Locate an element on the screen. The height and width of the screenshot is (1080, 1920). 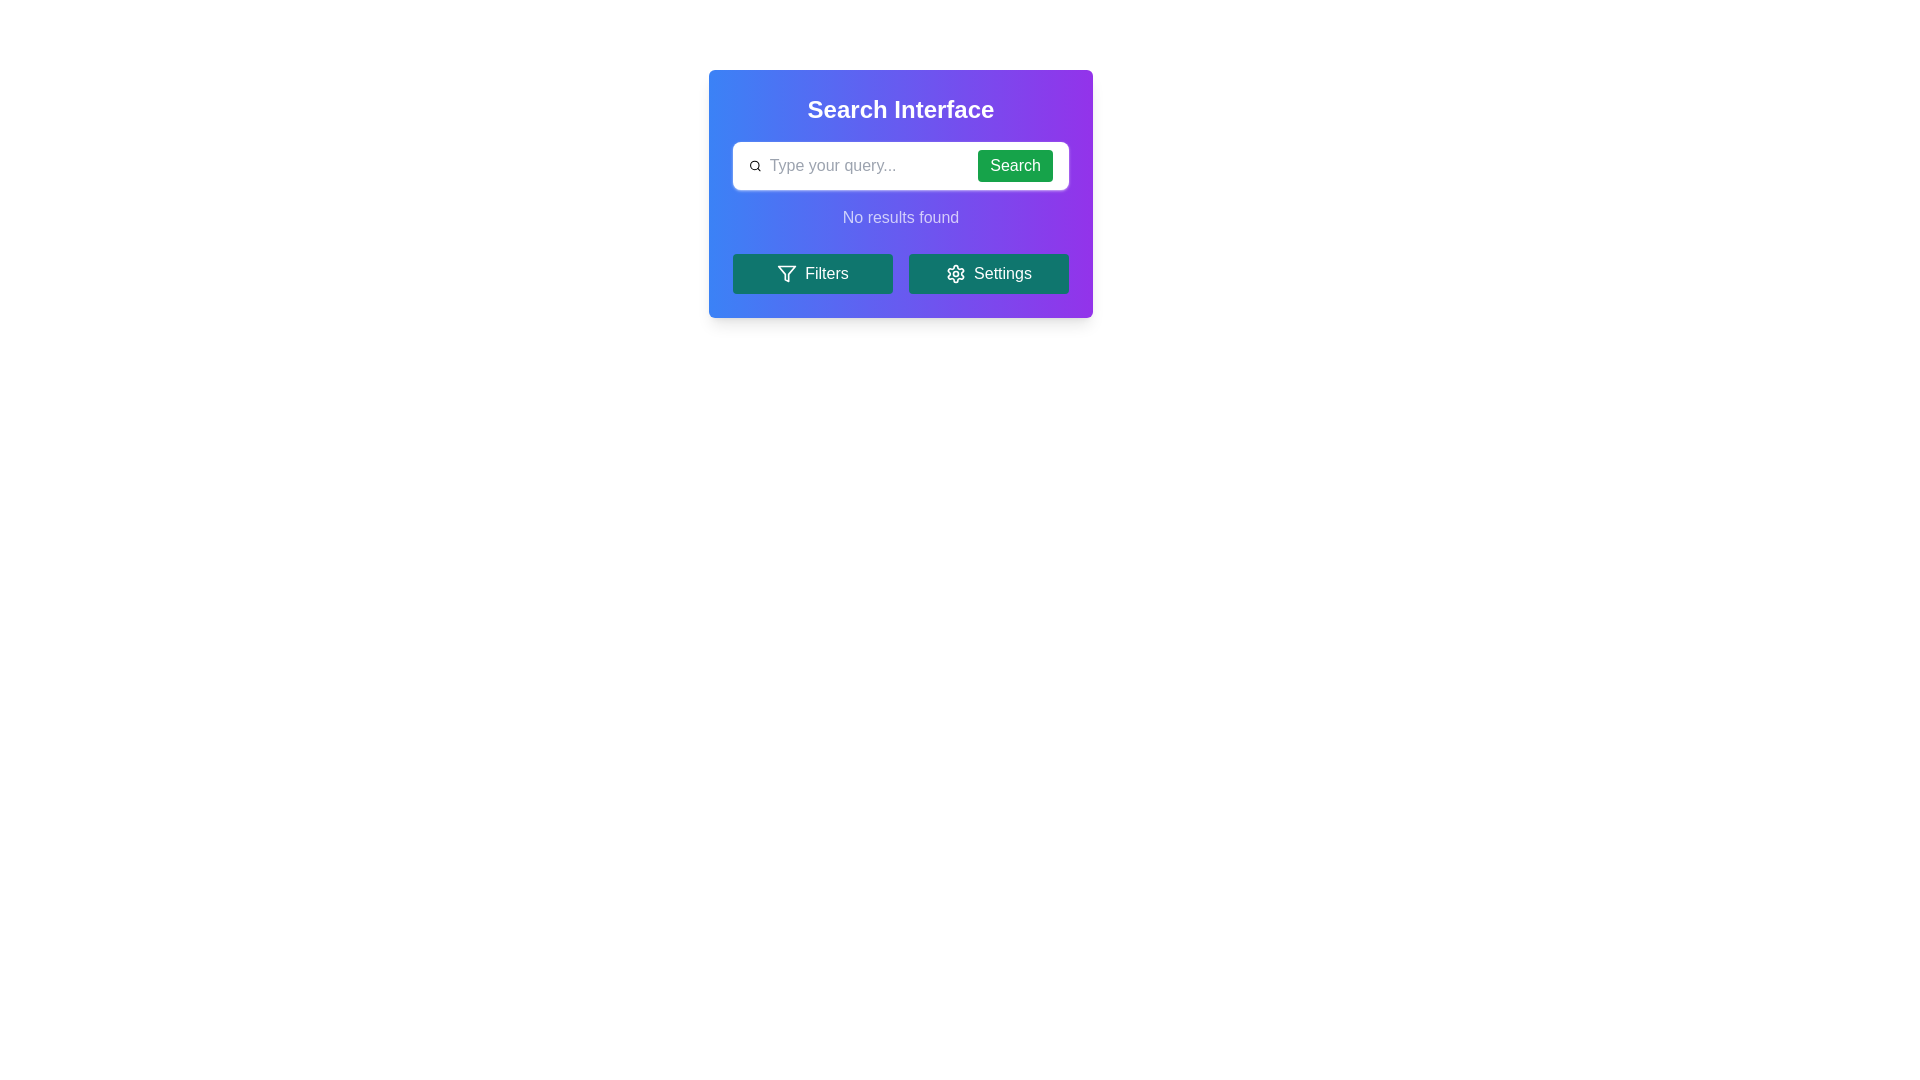
the 'Settings' button, which is a rectangular button with a teal background and a gear icon, located near the bottom center of the interface is located at coordinates (988, 273).